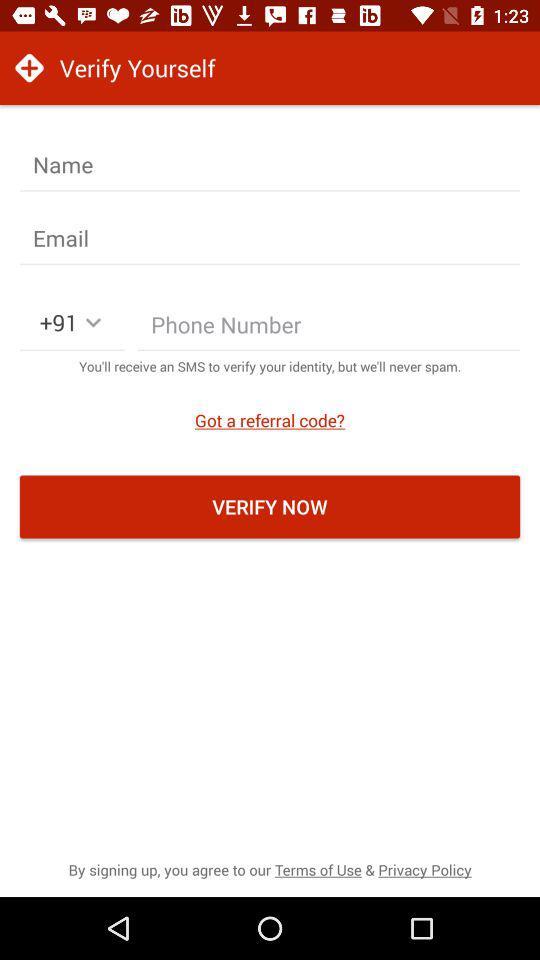 The height and width of the screenshot is (960, 540). I want to click on the item below you ll receive item, so click(270, 419).